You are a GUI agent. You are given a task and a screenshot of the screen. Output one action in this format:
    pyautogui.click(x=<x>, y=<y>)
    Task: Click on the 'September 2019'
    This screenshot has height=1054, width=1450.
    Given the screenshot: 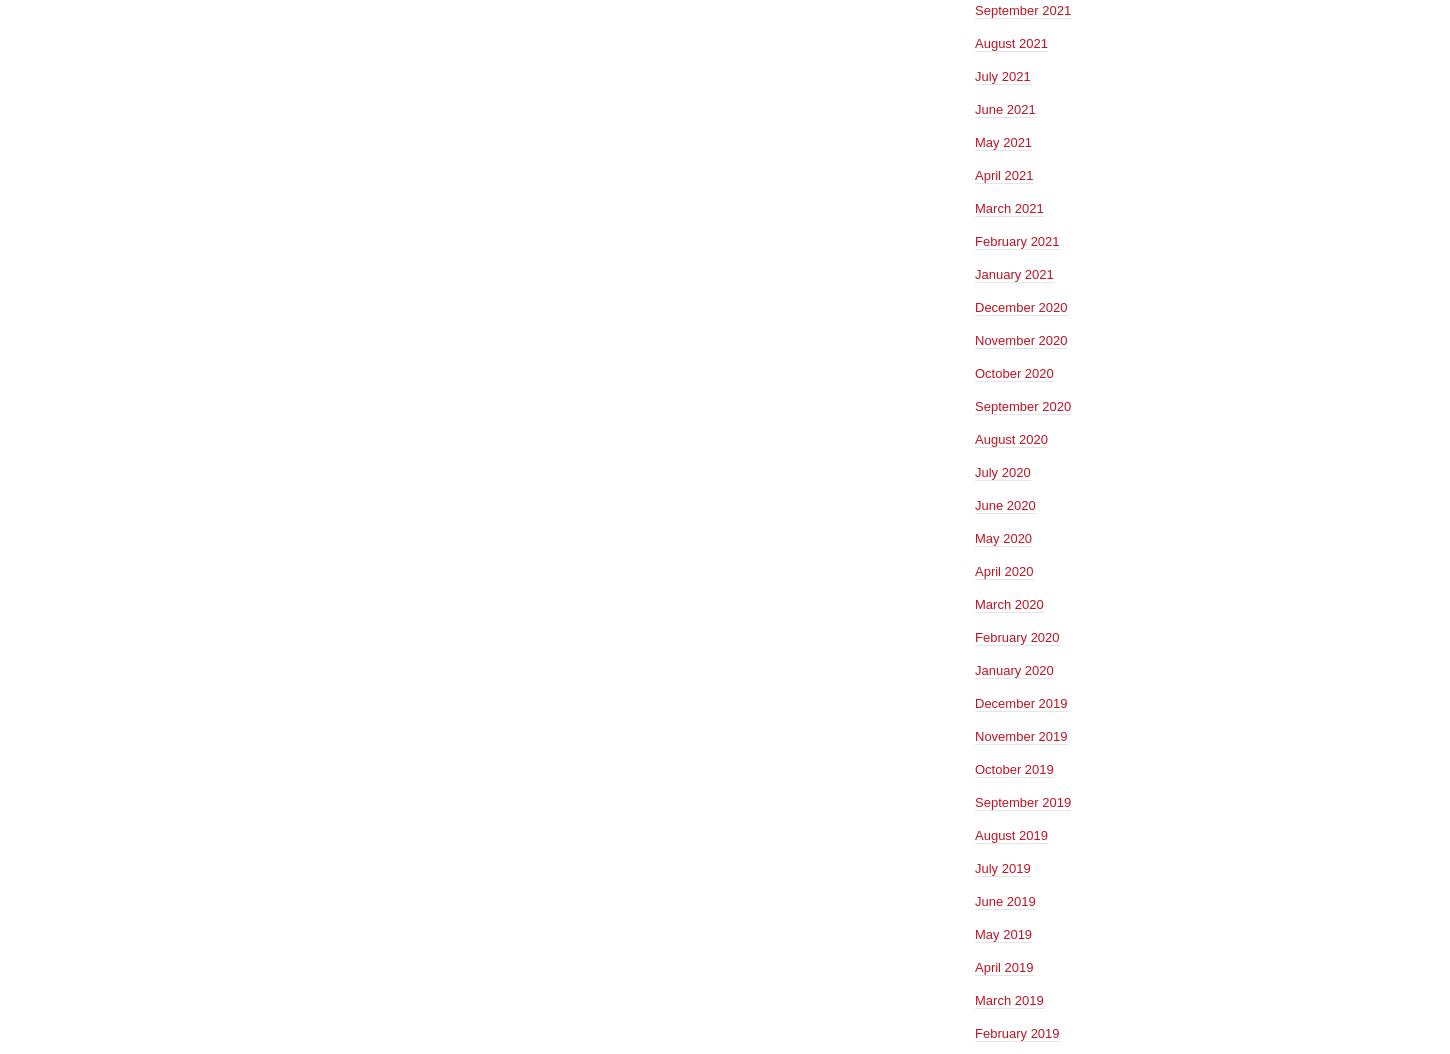 What is the action you would take?
    pyautogui.click(x=1022, y=800)
    